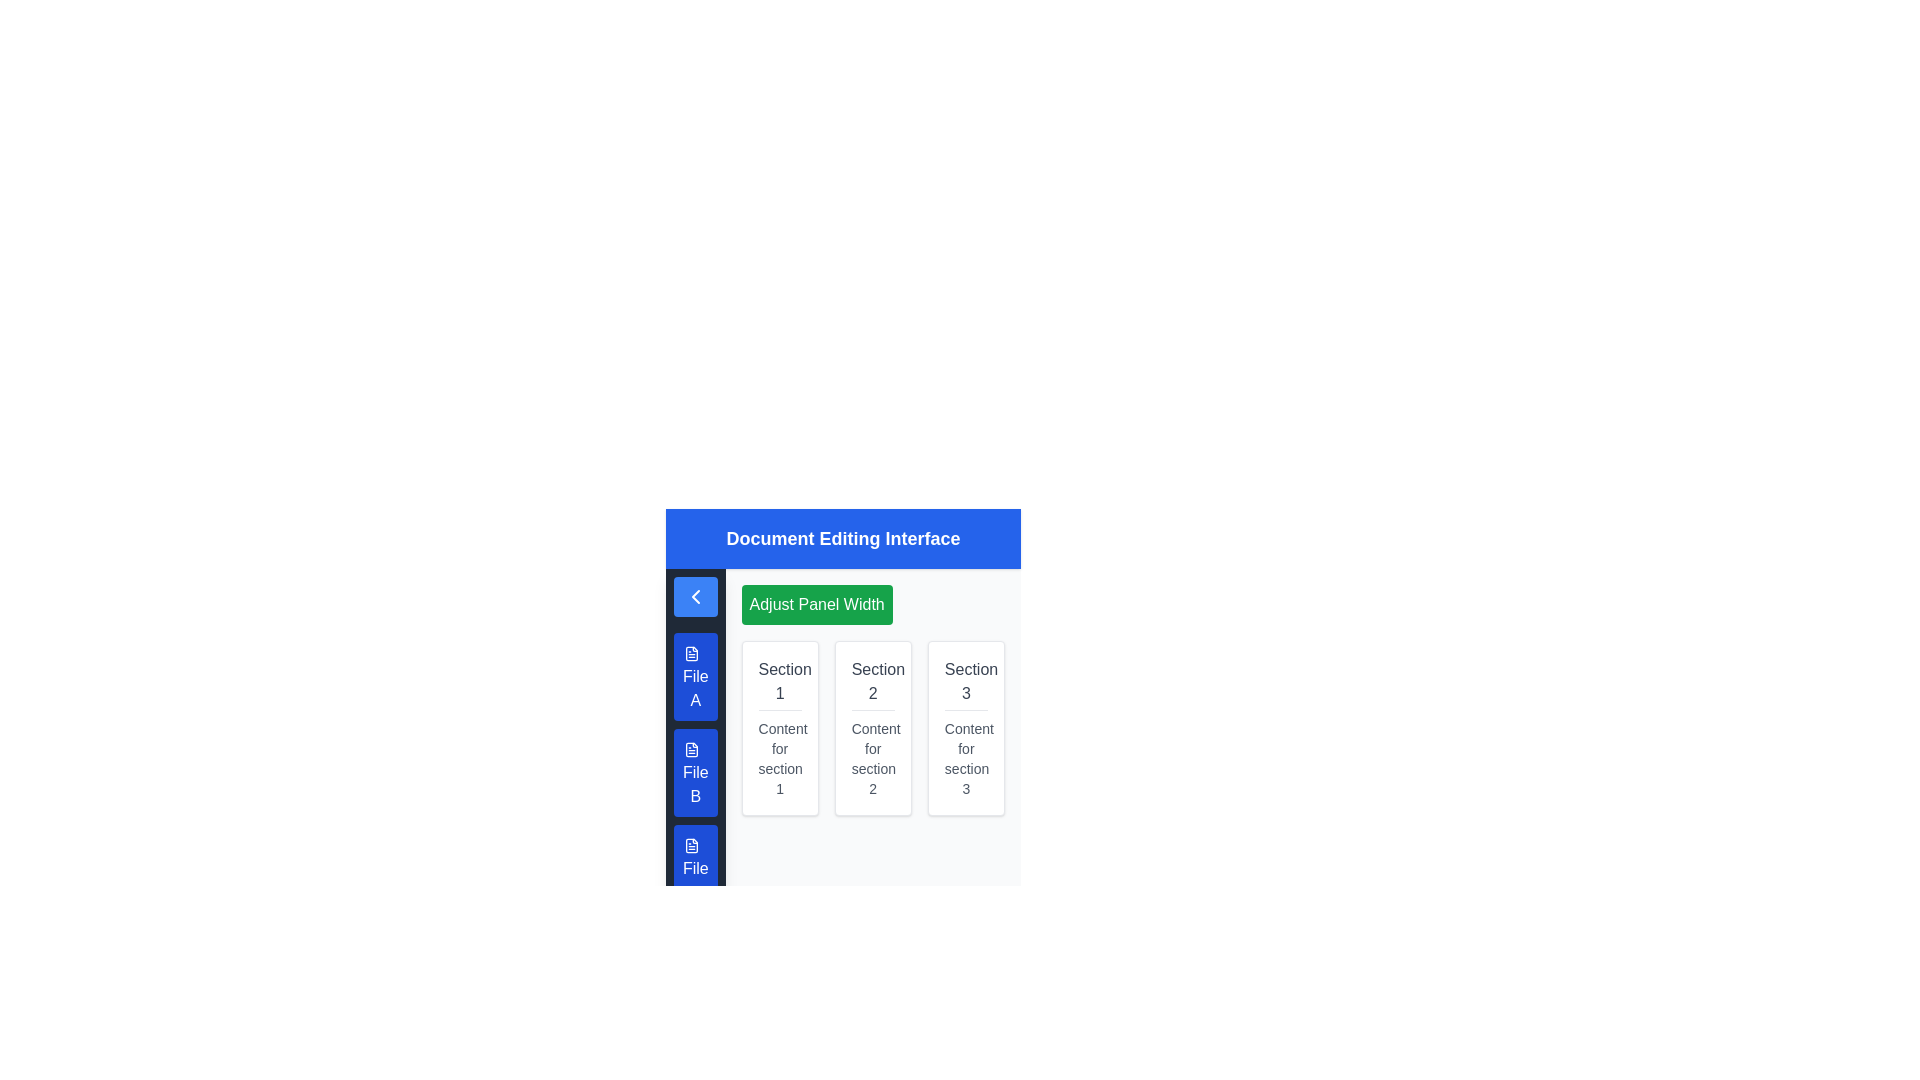 The image size is (1920, 1080). What do you see at coordinates (691, 749) in the screenshot?
I see `the file icon graphic in the vertical menu, which is characterized by a minimalistic document outline and positioned second in the navigation panel` at bounding box center [691, 749].